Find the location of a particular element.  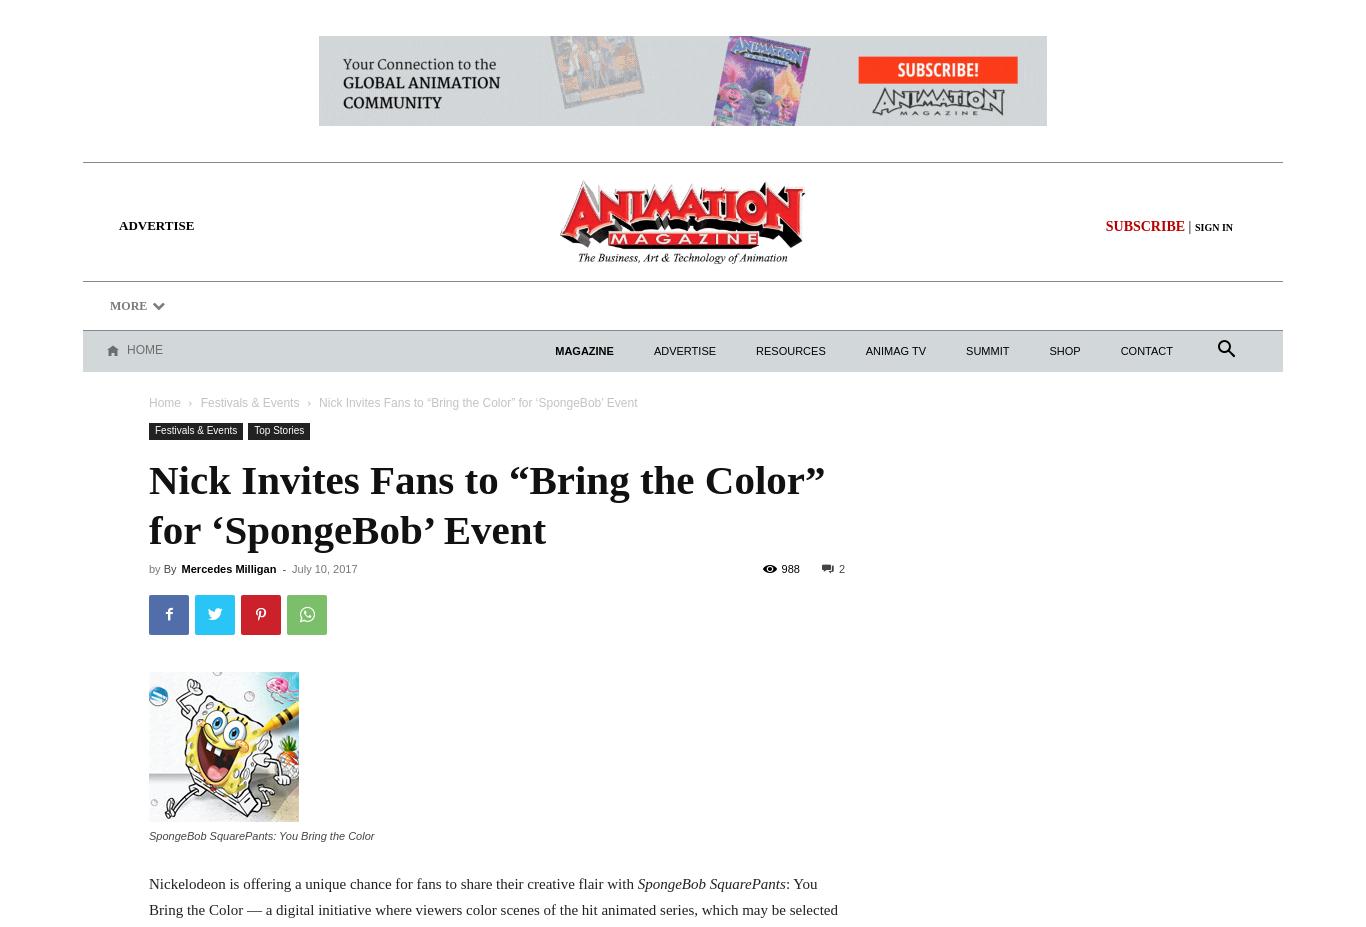

'Video Games' is located at coordinates (1079, 304).